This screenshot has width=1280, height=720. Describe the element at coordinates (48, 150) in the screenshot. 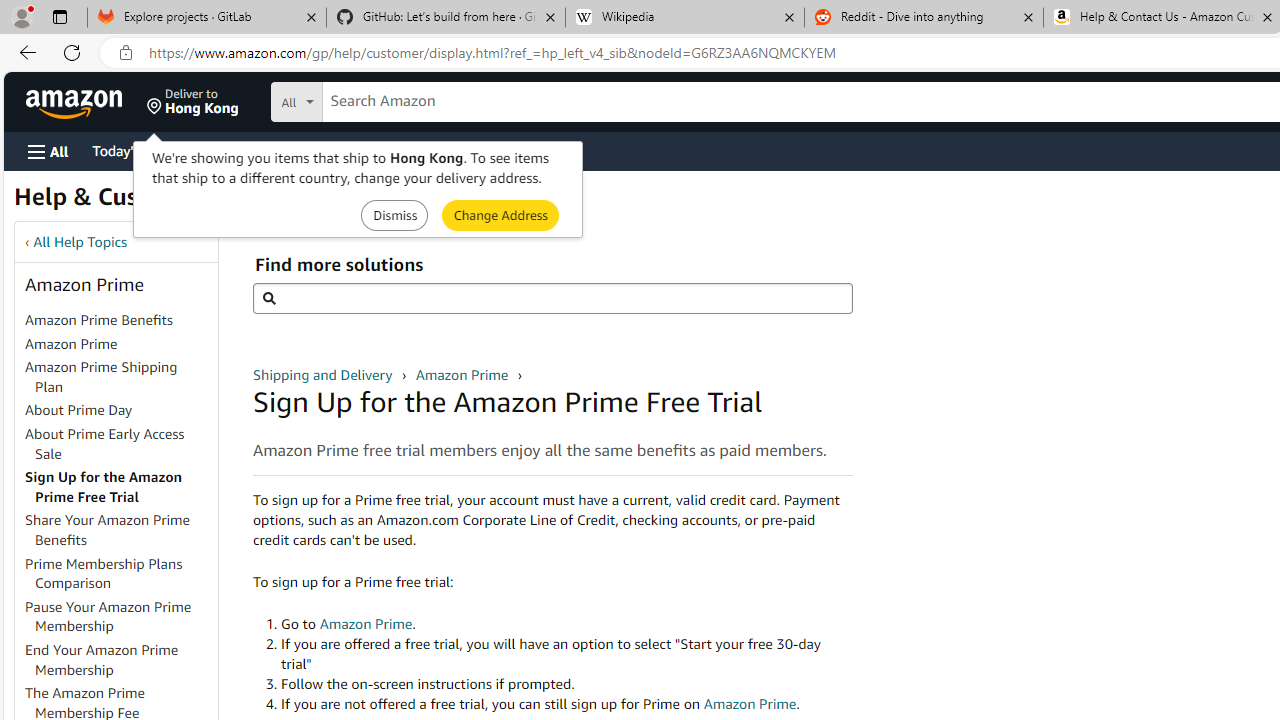

I see `'Open Menu'` at that location.